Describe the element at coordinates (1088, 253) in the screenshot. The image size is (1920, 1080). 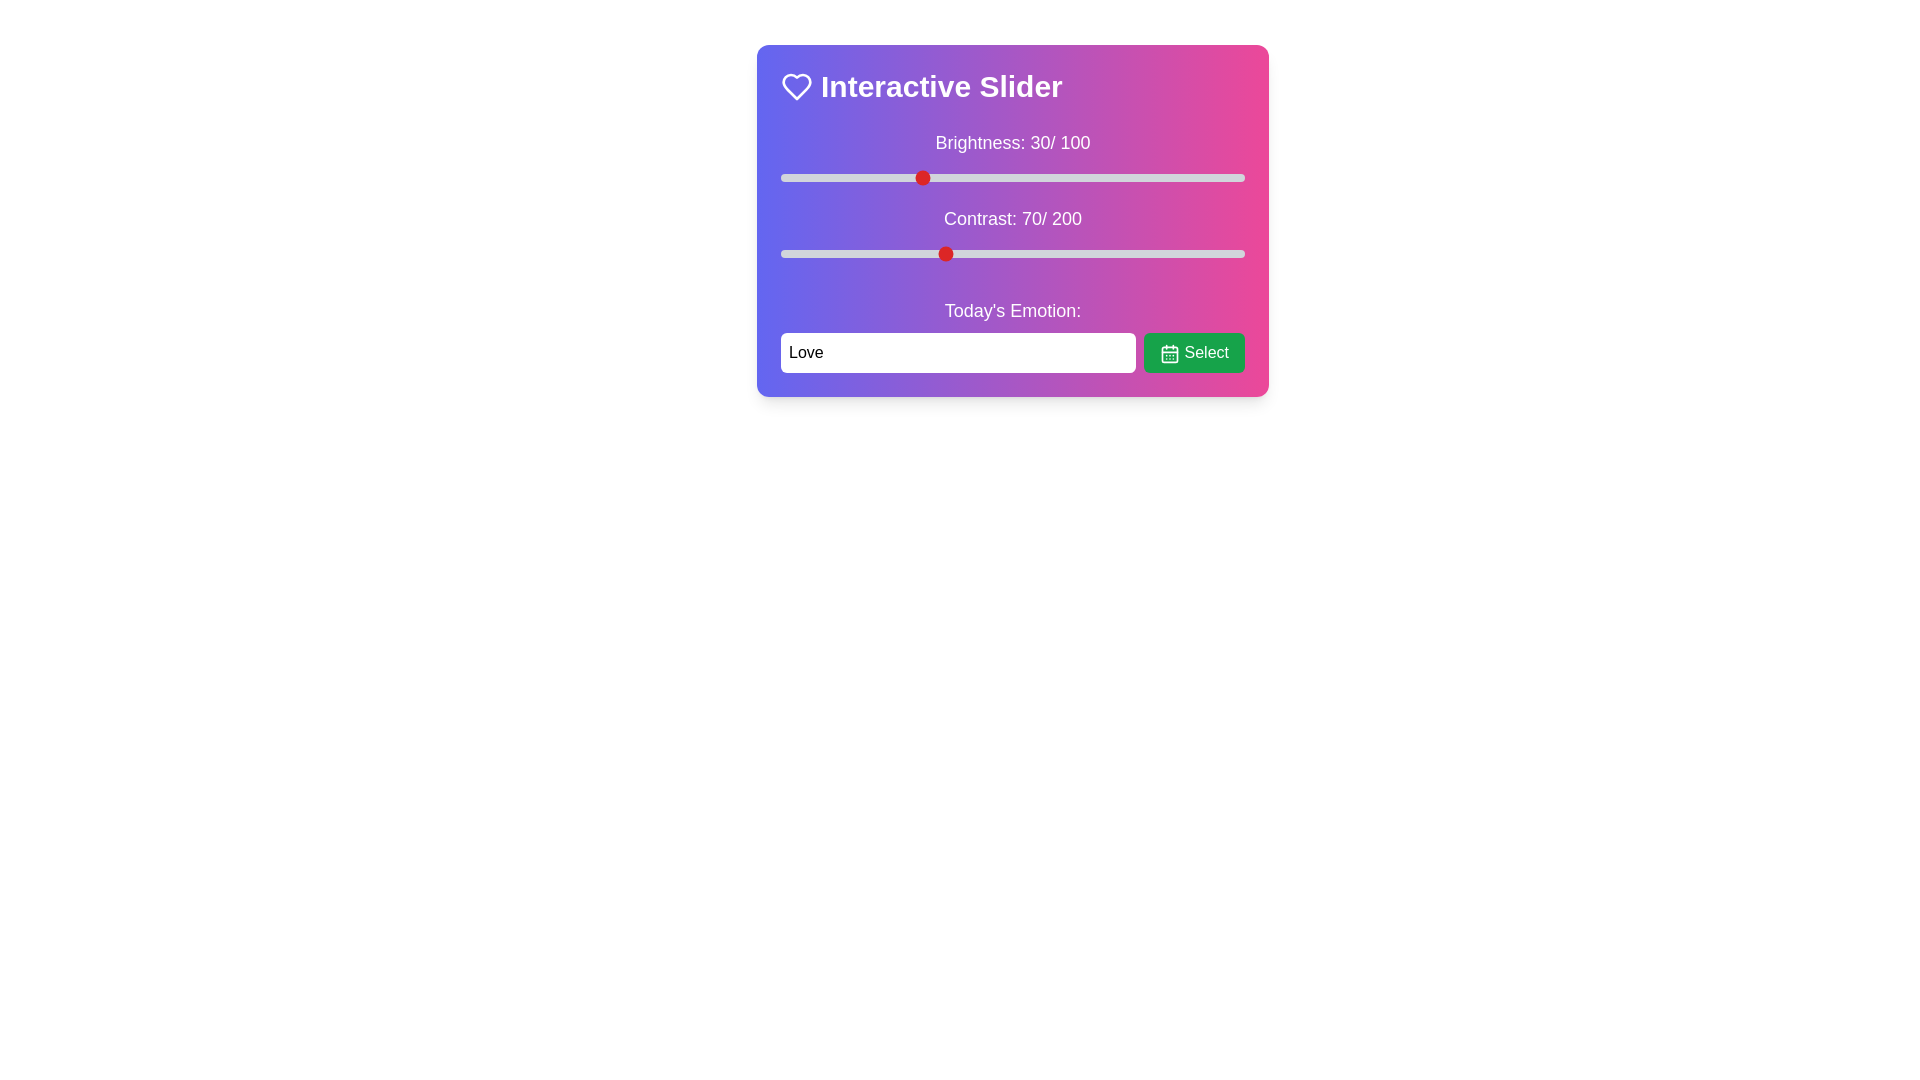
I see `the contrast slider to 133` at that location.